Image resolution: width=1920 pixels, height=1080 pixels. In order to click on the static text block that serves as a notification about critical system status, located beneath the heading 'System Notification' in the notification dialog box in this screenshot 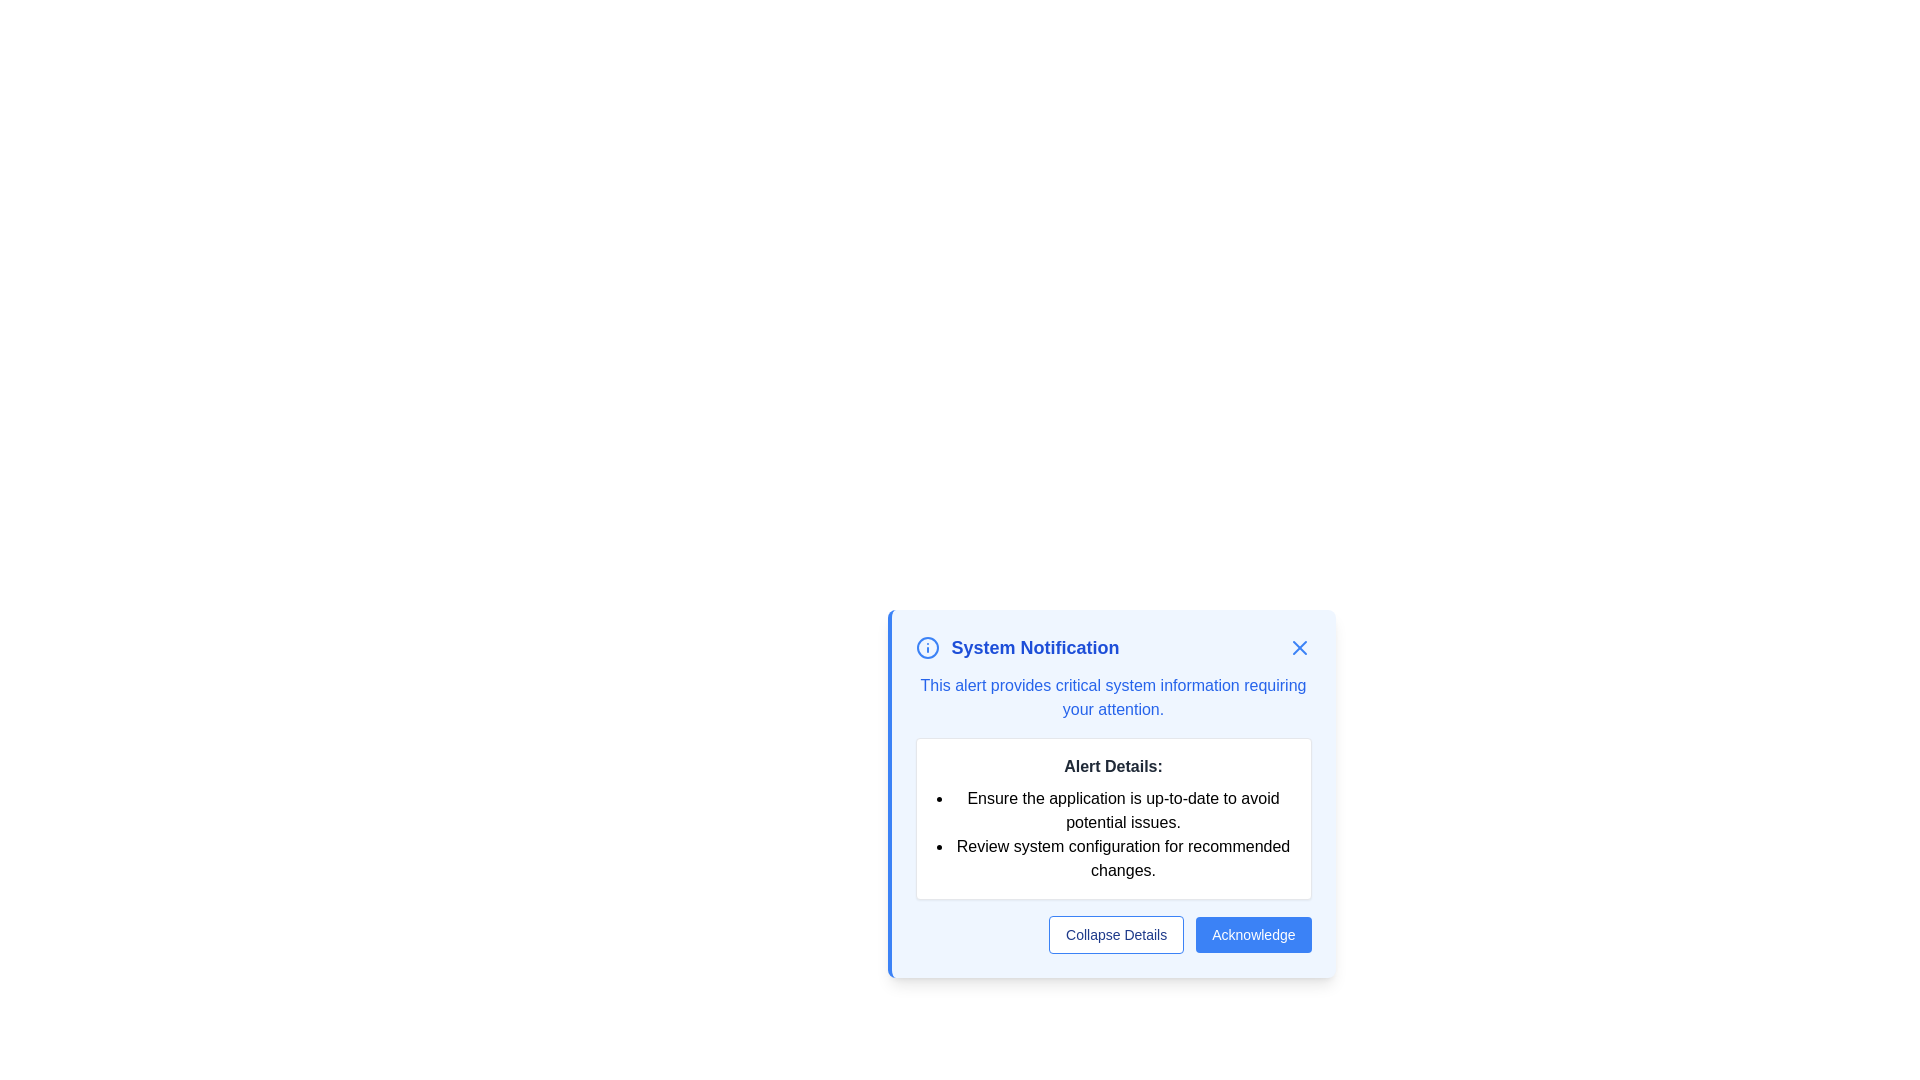, I will do `click(1112, 697)`.